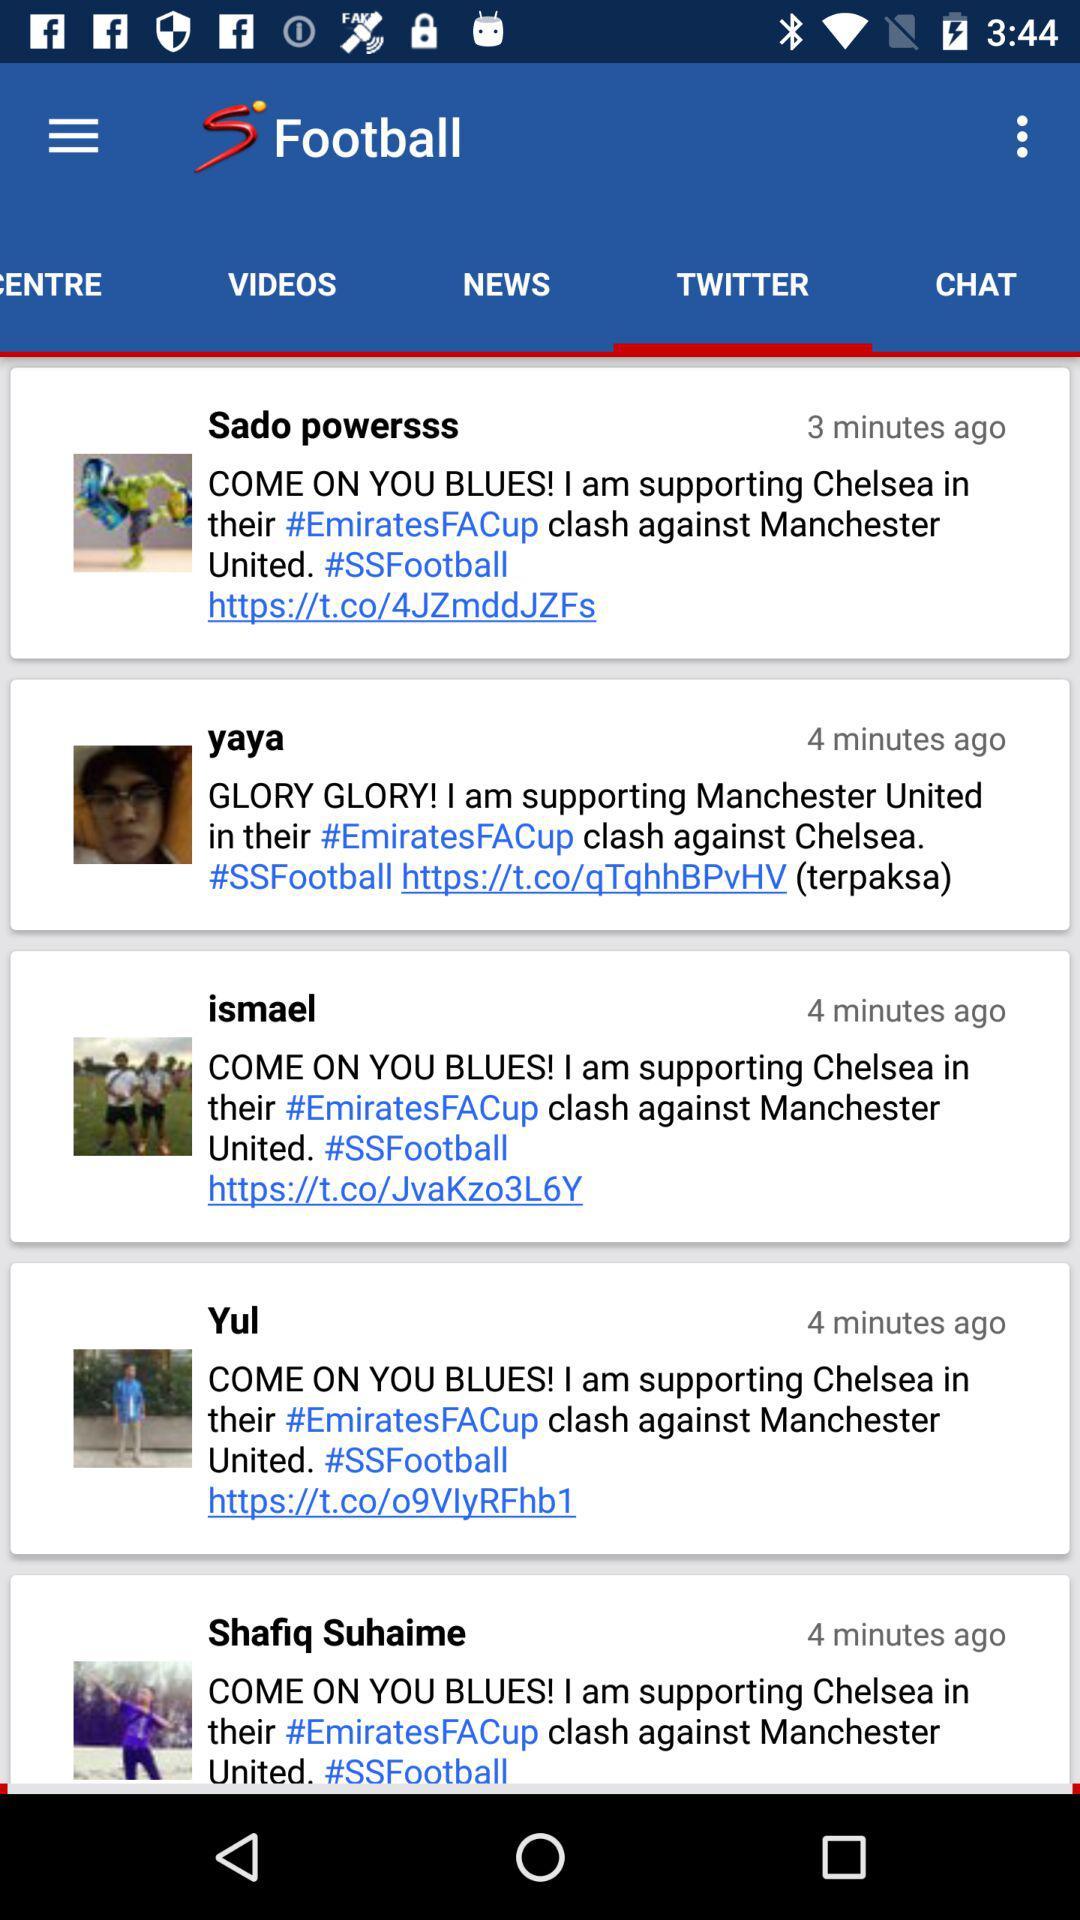 Image resolution: width=1080 pixels, height=1920 pixels. What do you see at coordinates (81, 282) in the screenshot?
I see `match centre` at bounding box center [81, 282].